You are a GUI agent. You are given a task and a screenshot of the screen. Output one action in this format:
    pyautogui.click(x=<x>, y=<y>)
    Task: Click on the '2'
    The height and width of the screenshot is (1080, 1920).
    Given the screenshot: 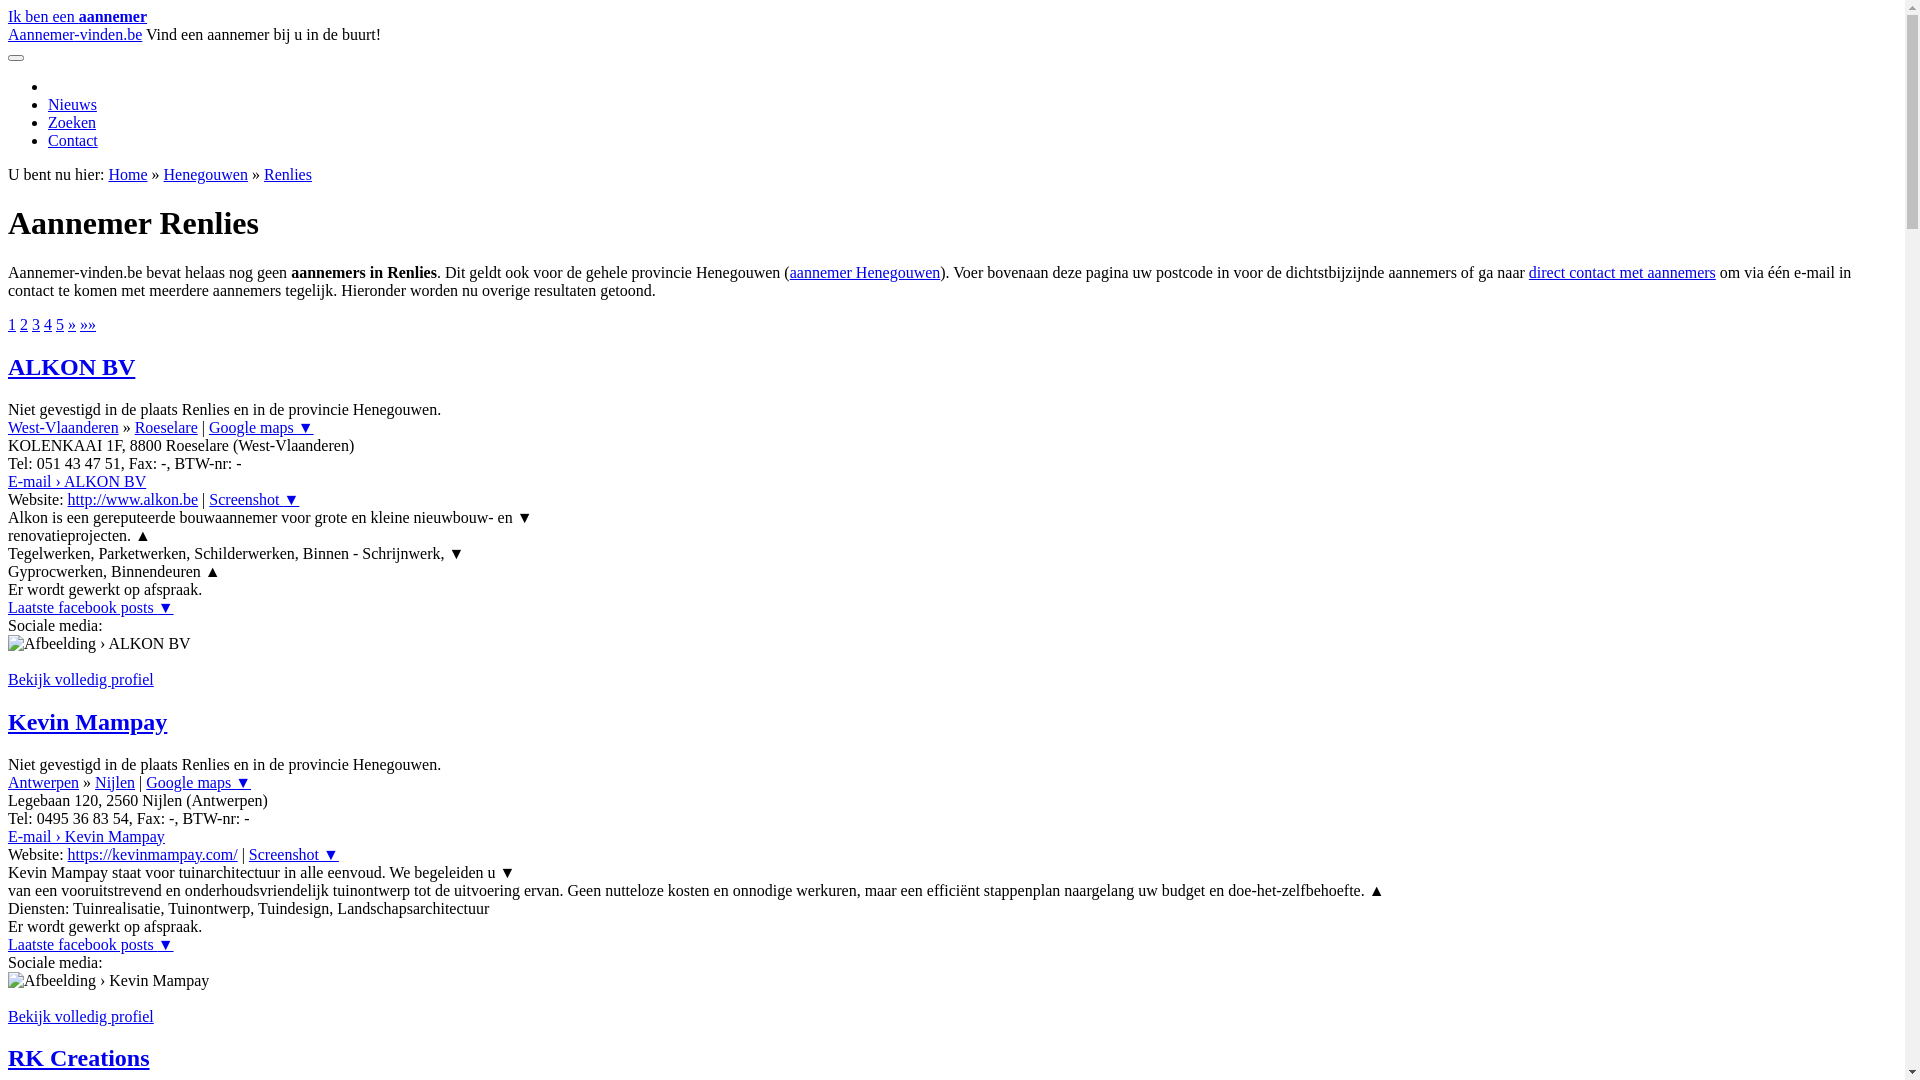 What is the action you would take?
    pyautogui.click(x=24, y=323)
    